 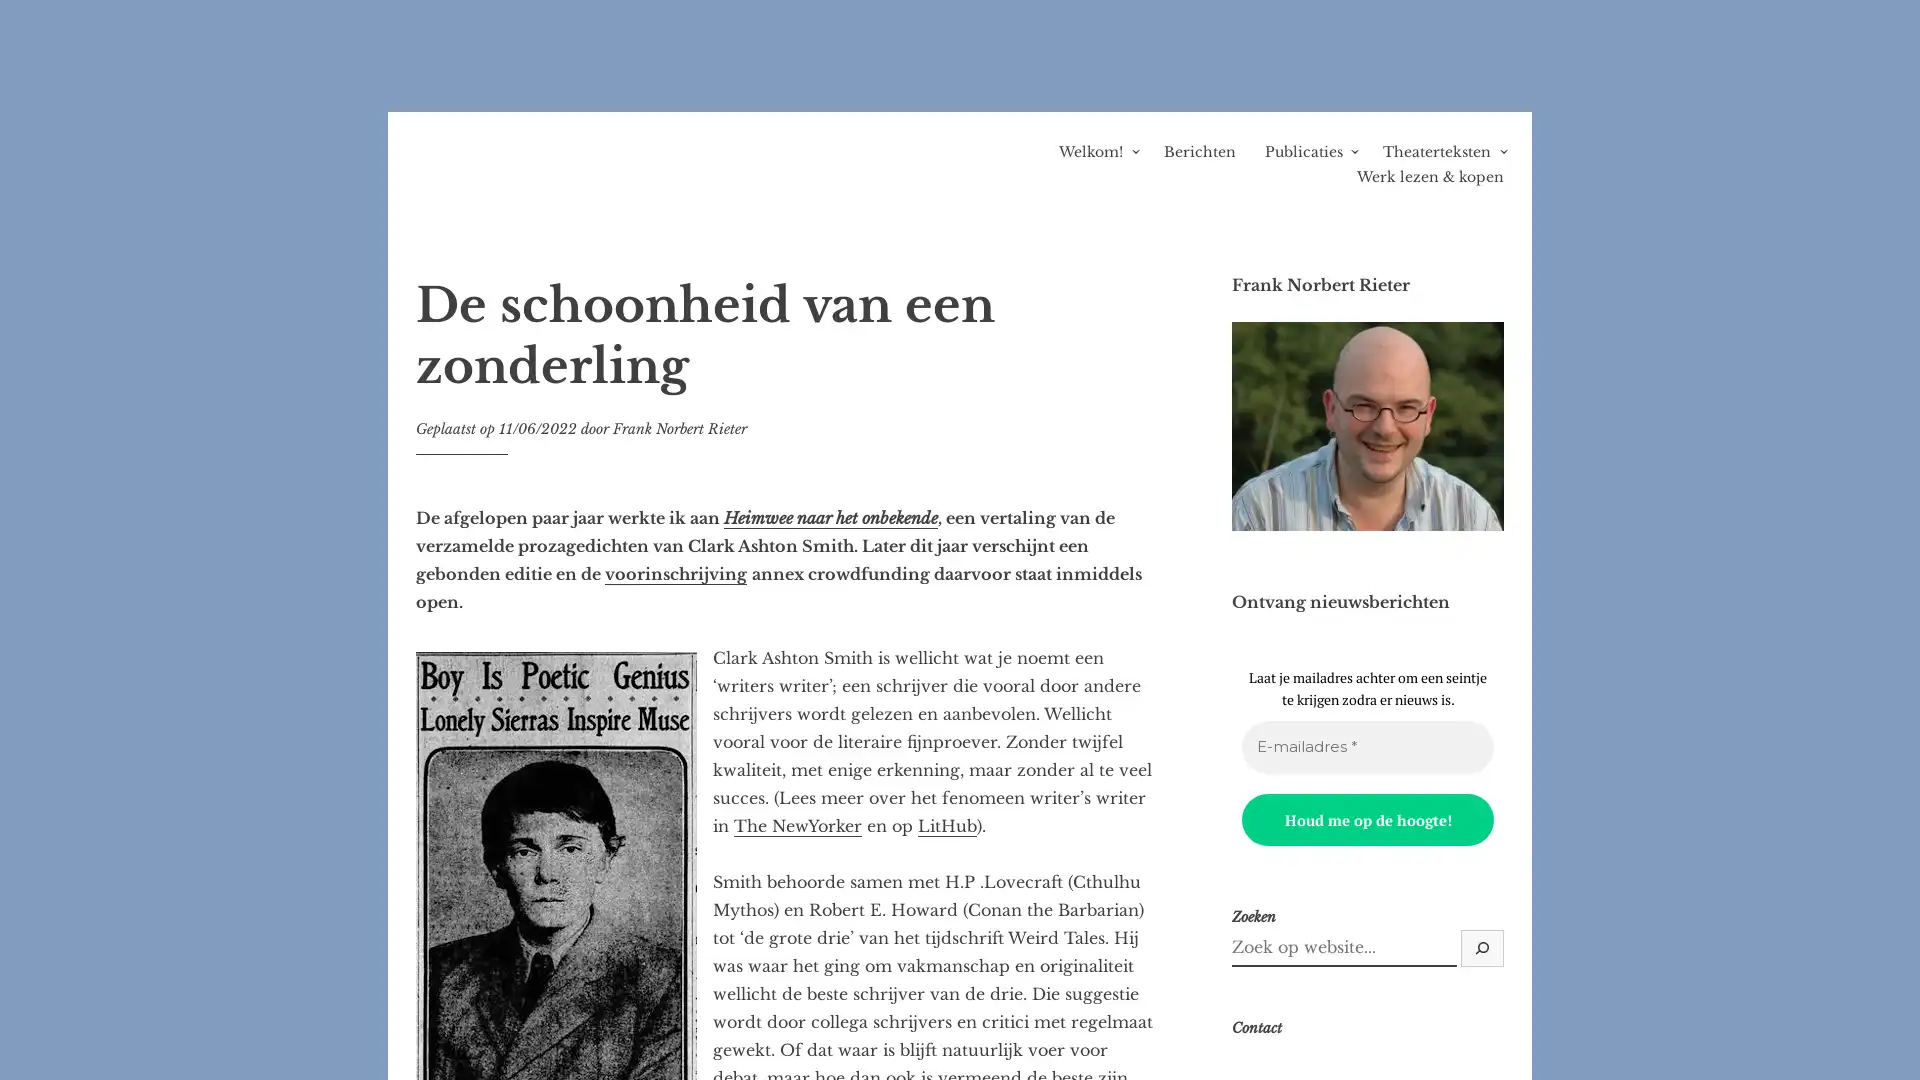 What do you see at coordinates (1367, 819) in the screenshot?
I see `Houd me op de hoogte!` at bounding box center [1367, 819].